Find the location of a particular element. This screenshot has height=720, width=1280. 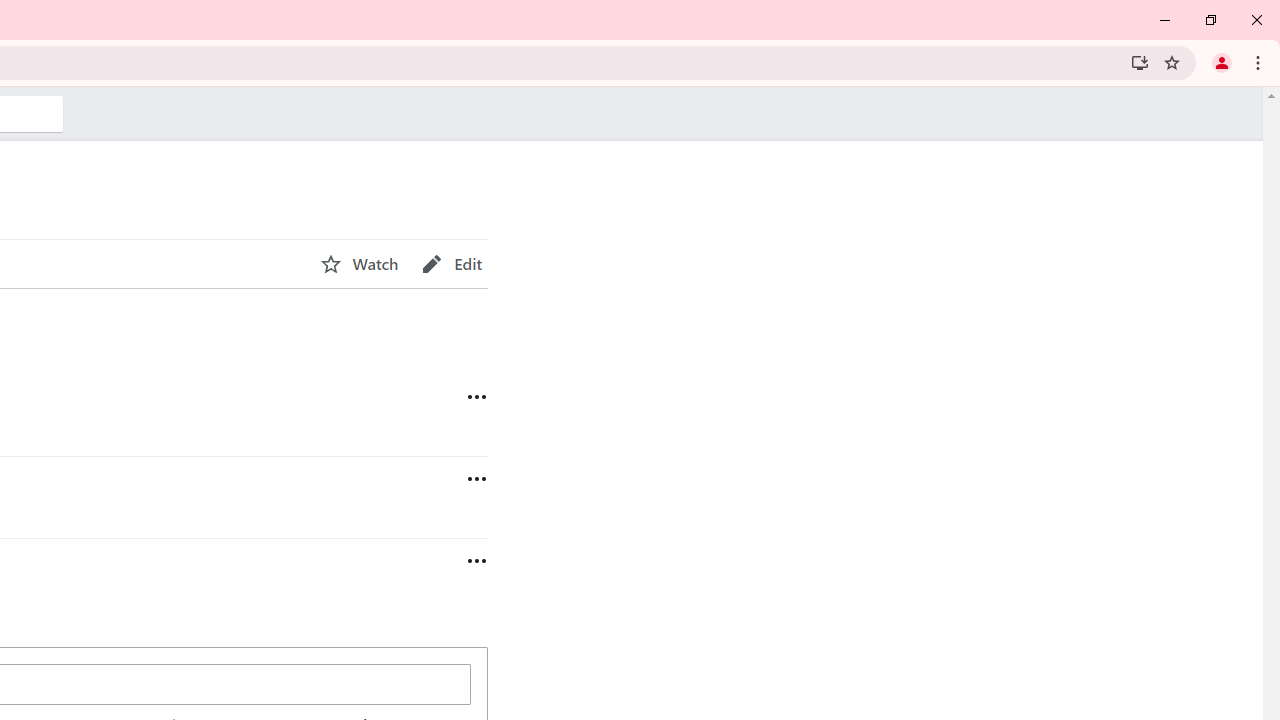

'Install Wikipedia' is located at coordinates (1139, 61).